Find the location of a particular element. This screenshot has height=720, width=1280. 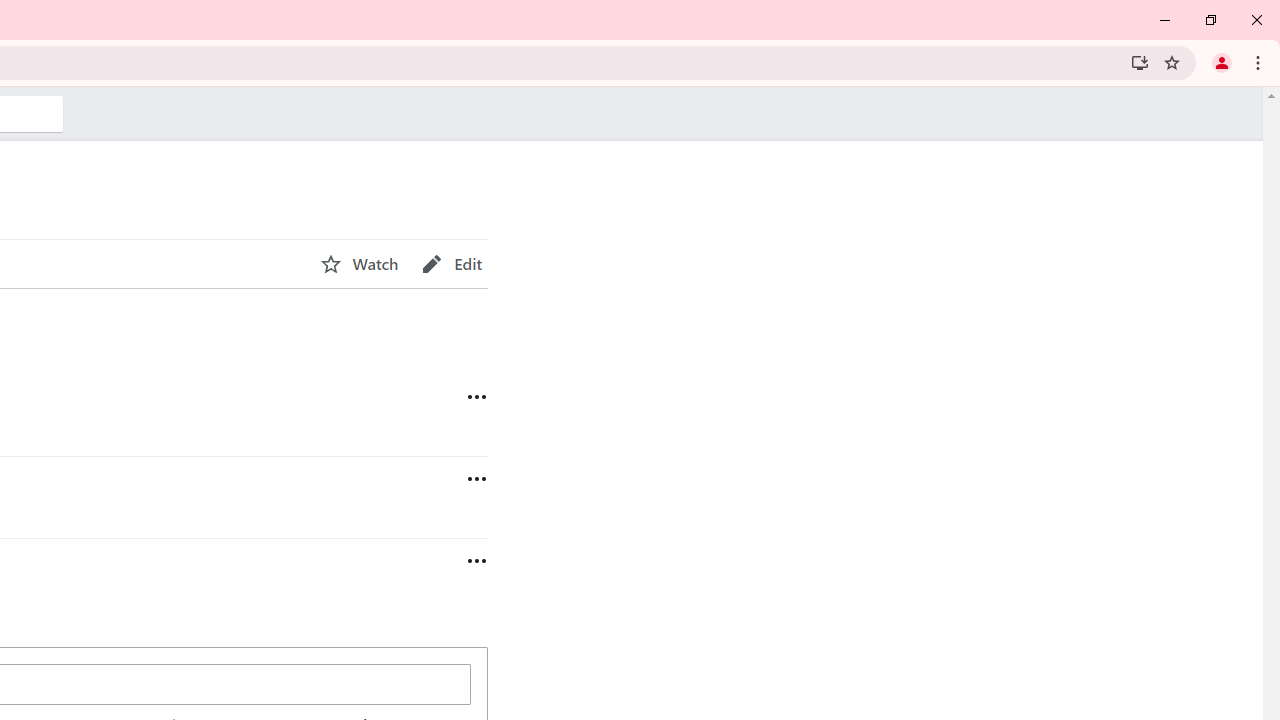

'Install Wikipedia' is located at coordinates (1139, 61).